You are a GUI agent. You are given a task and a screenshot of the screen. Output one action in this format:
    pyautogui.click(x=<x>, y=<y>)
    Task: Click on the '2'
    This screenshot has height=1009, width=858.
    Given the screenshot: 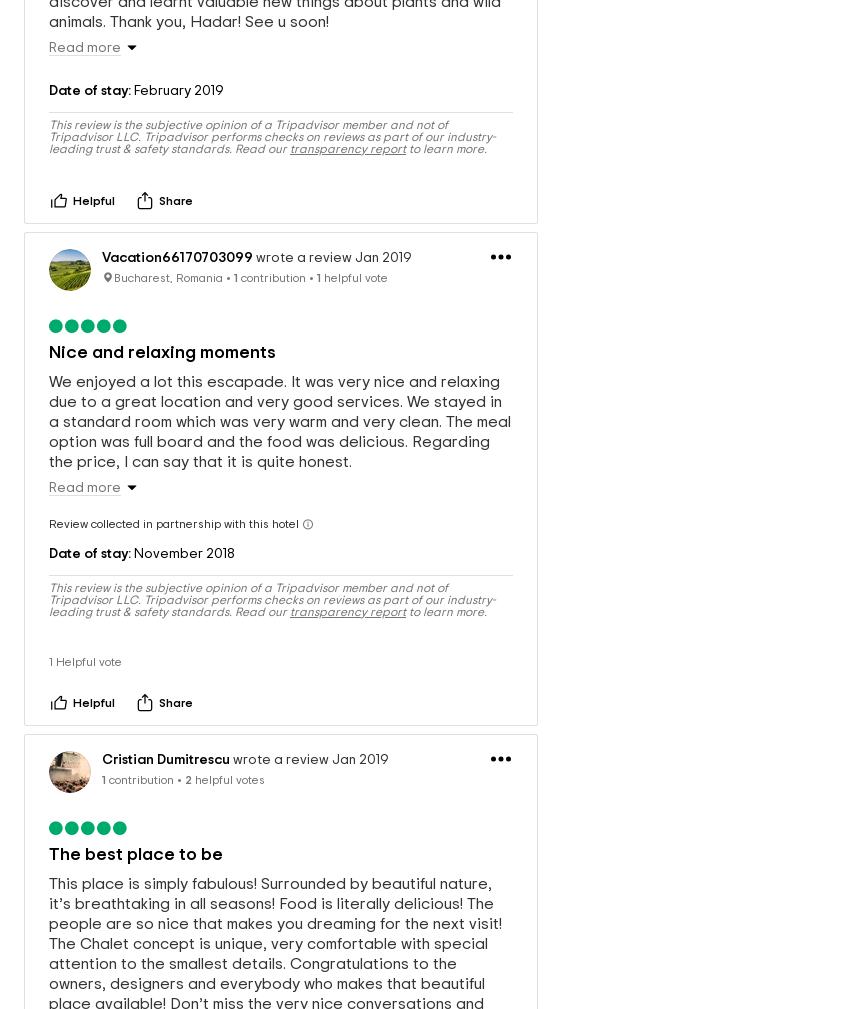 What is the action you would take?
    pyautogui.click(x=184, y=758)
    